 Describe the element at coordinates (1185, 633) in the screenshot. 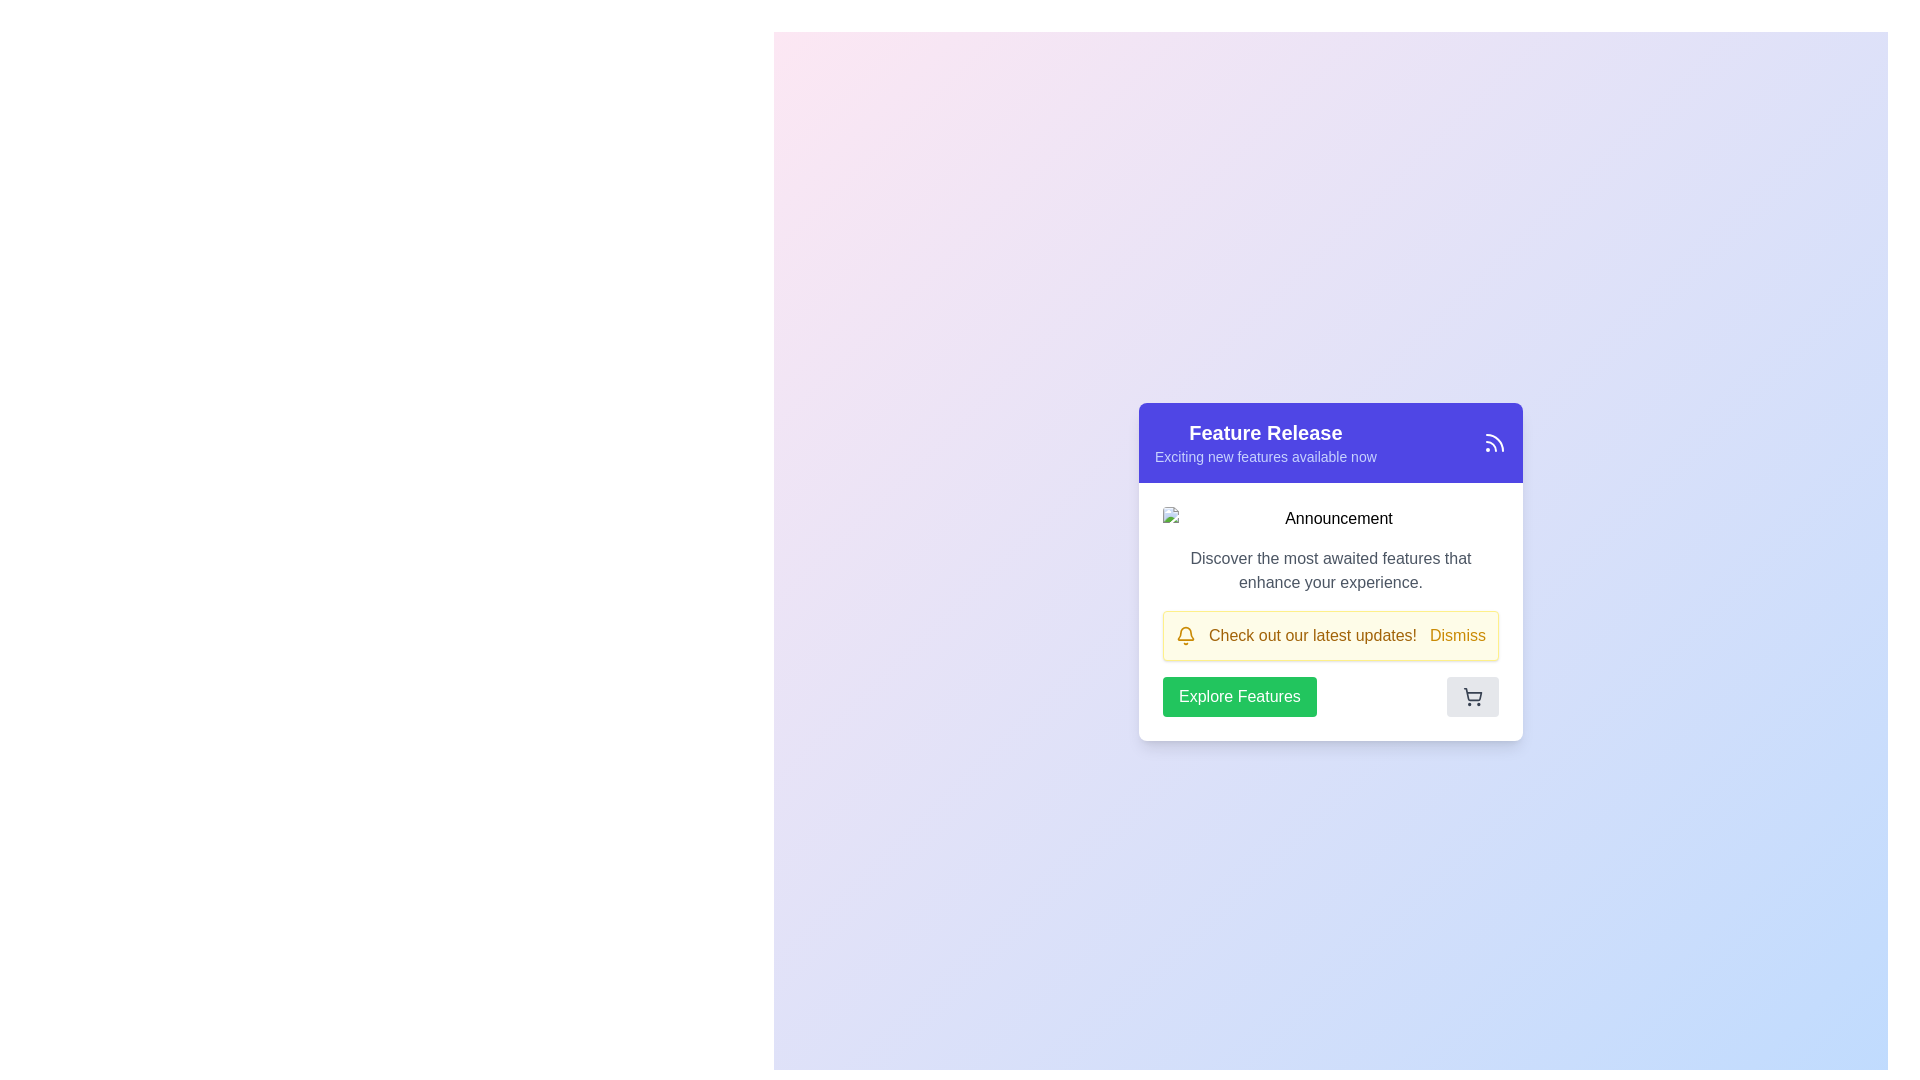

I see `the bell-shaped notification icon styled with a yellow tone, located within an SVG outline, positioned near the top right corner of the feature release card` at that location.